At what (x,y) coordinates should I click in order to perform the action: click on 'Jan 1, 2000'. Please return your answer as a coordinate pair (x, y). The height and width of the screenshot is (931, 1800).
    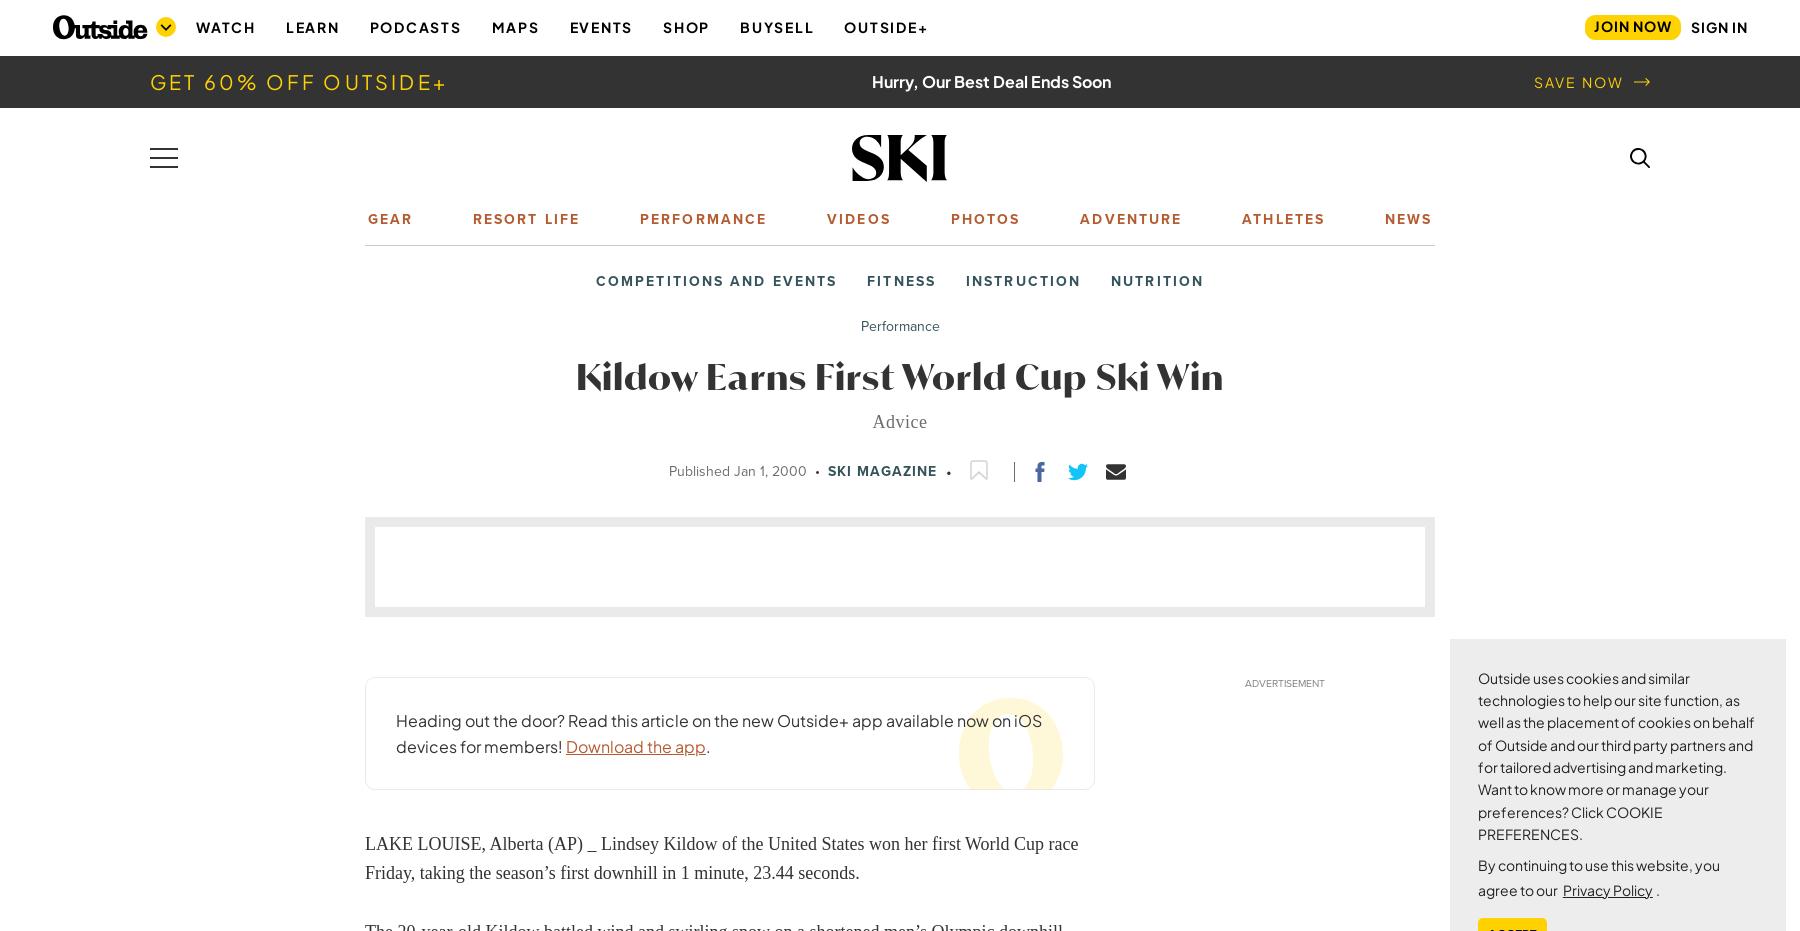
    Looking at the image, I should click on (769, 471).